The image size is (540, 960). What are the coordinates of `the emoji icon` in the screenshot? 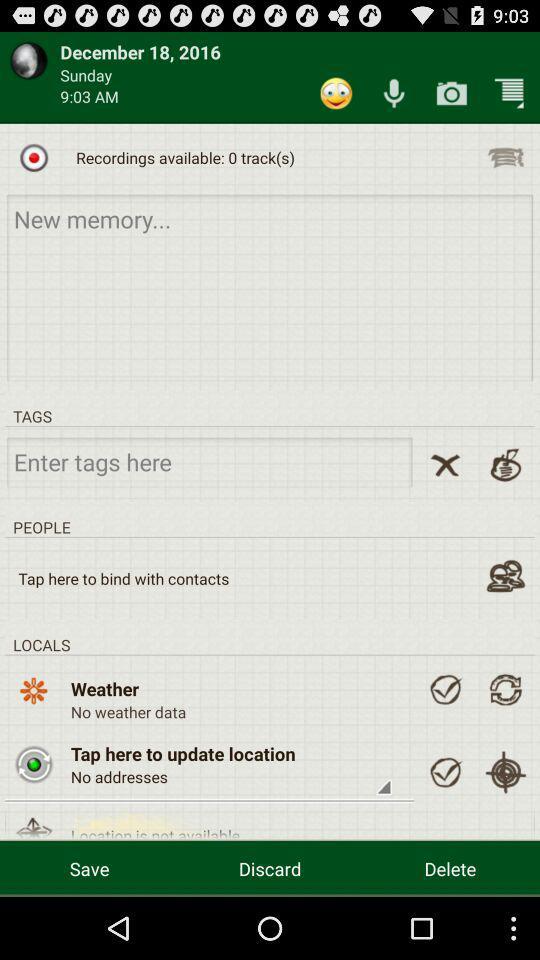 It's located at (336, 99).